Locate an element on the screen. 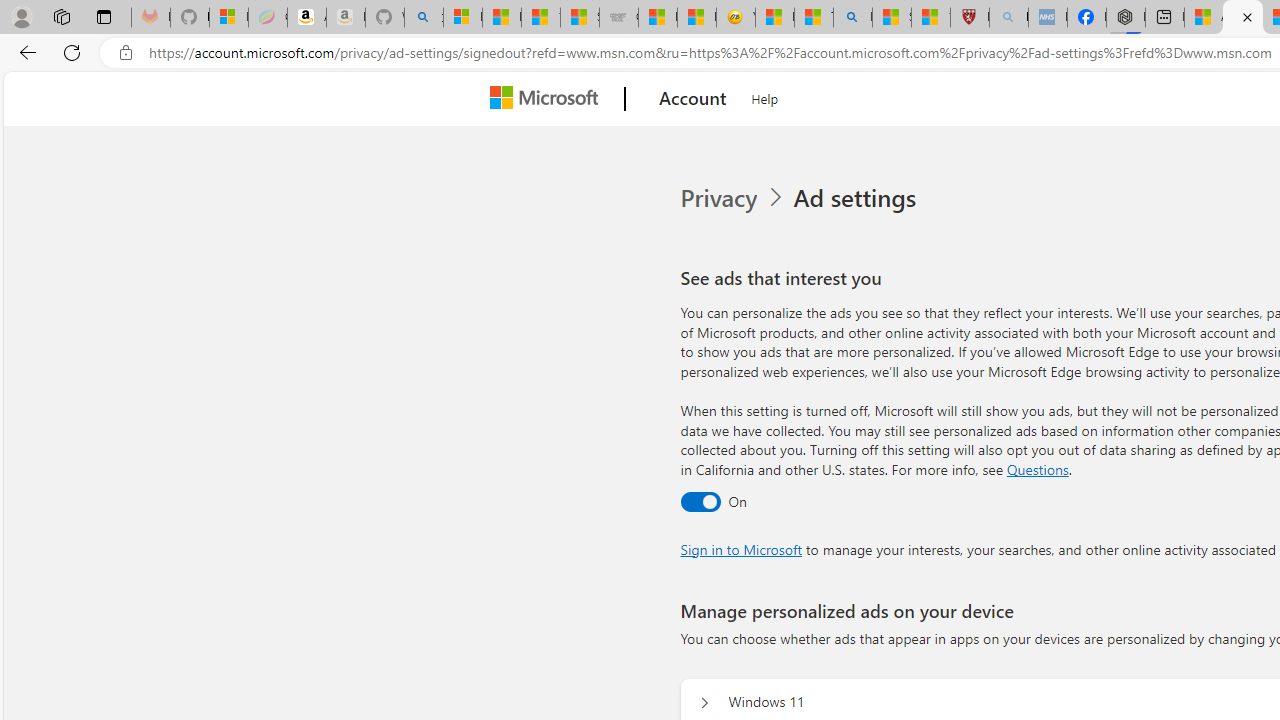 The width and height of the screenshot is (1280, 720). 'Tab actions menu' is located at coordinates (103, 16).